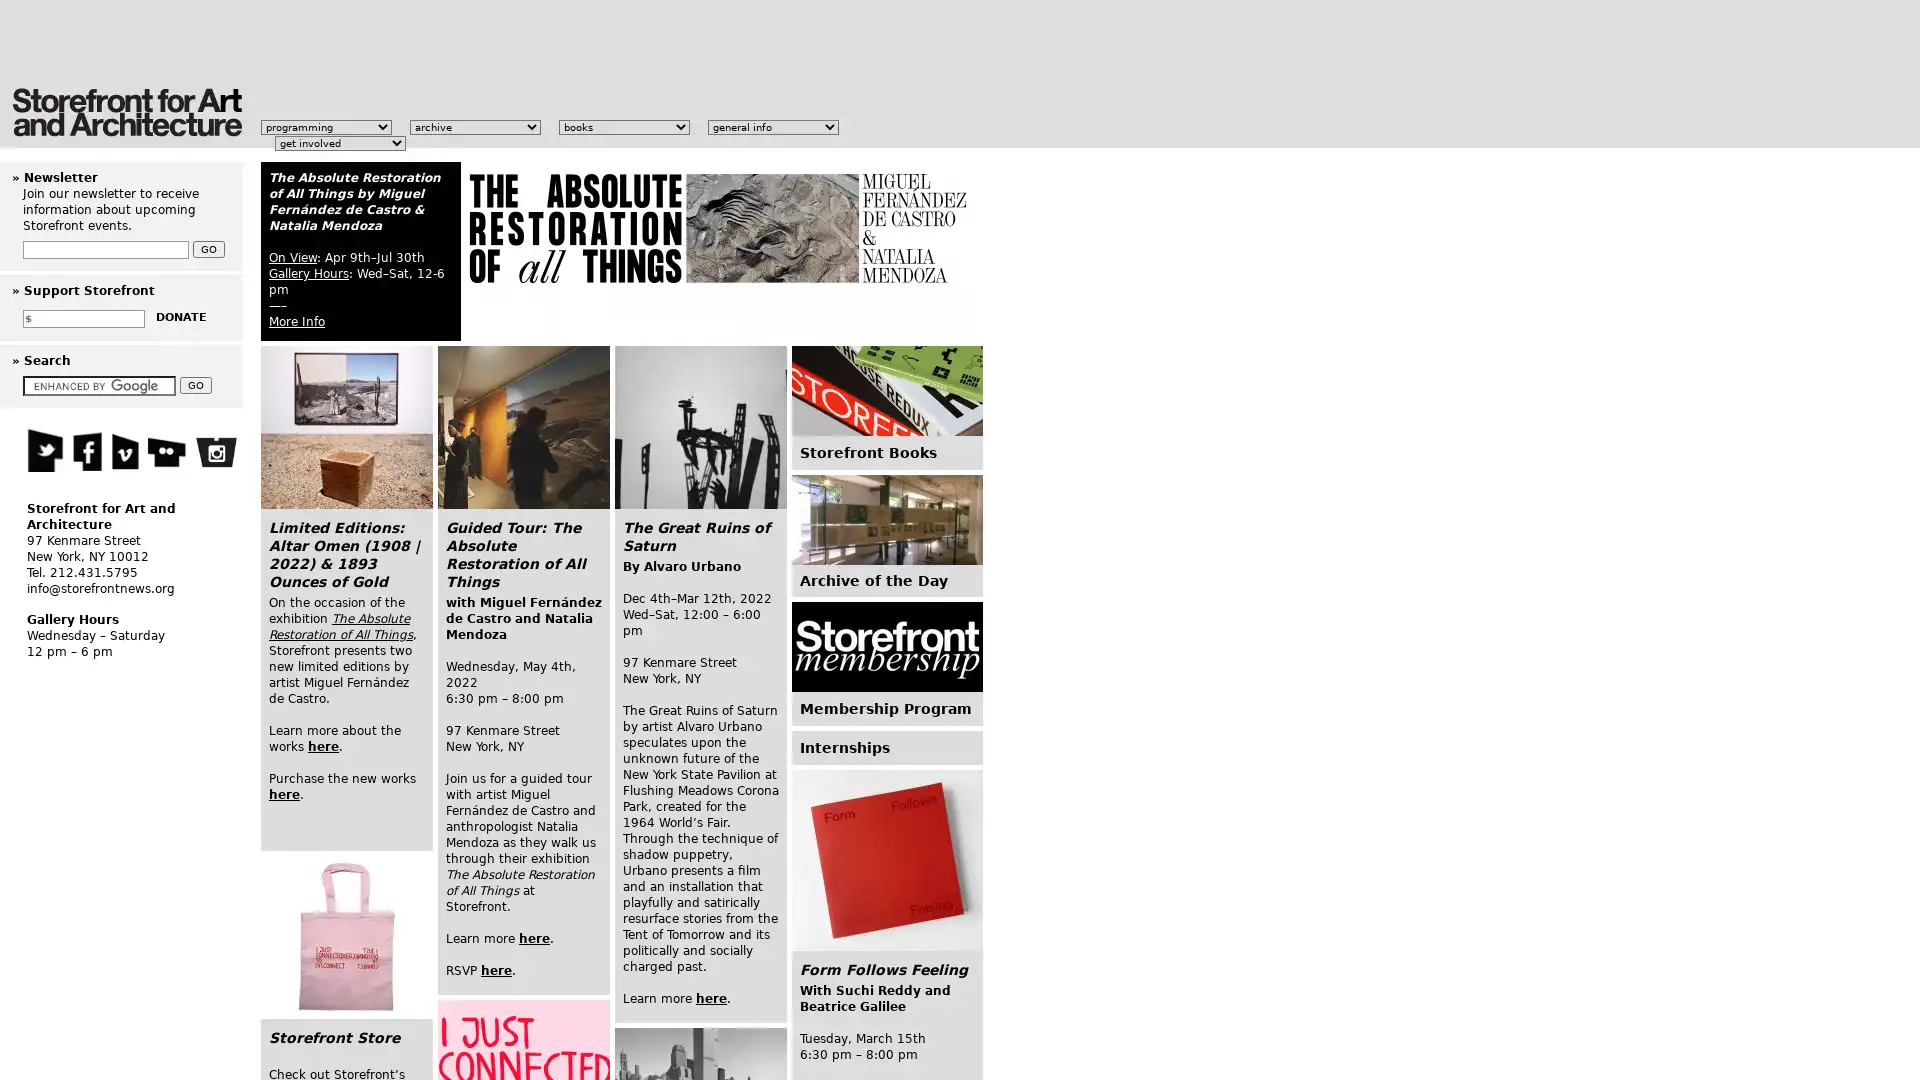 This screenshot has width=1920, height=1080. What do you see at coordinates (196, 385) in the screenshot?
I see `GO` at bounding box center [196, 385].